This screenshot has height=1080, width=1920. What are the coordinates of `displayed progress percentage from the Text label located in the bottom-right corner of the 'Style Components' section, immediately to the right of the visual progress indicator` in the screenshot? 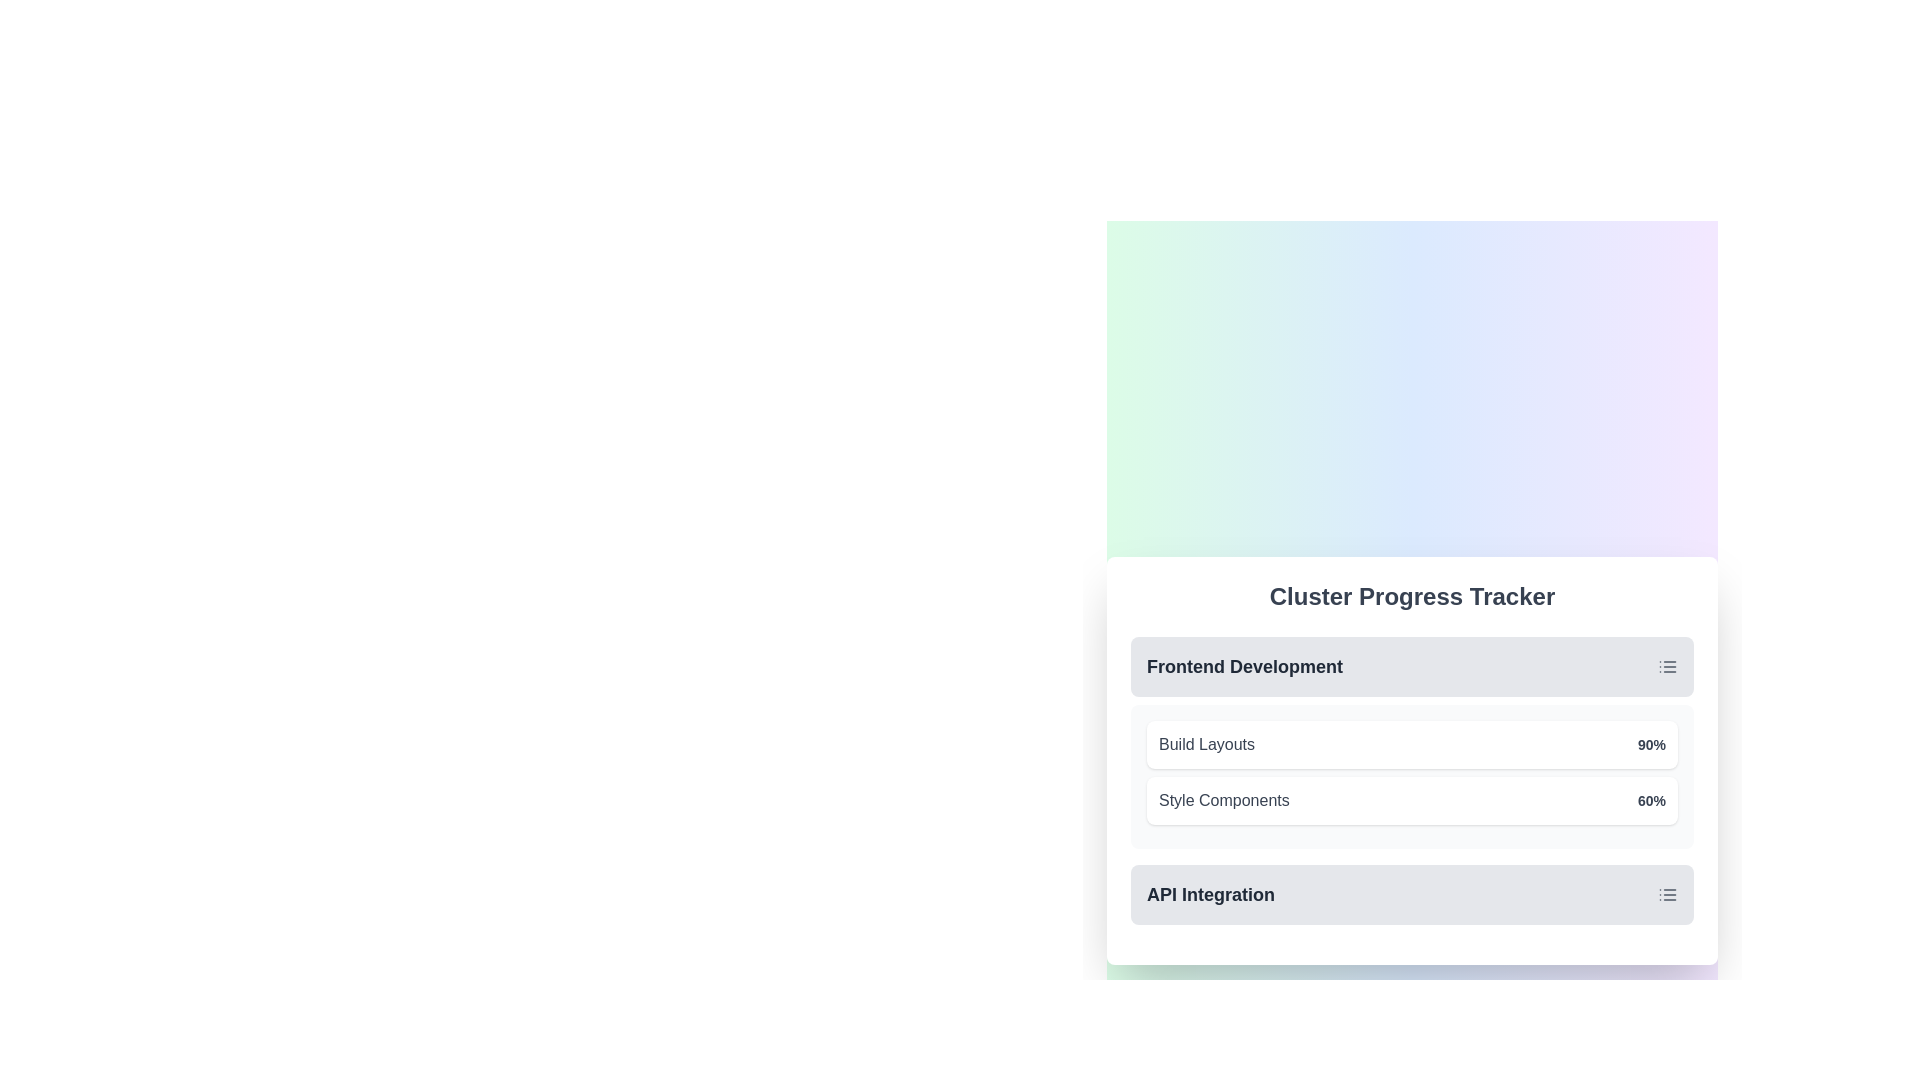 It's located at (1647, 800).